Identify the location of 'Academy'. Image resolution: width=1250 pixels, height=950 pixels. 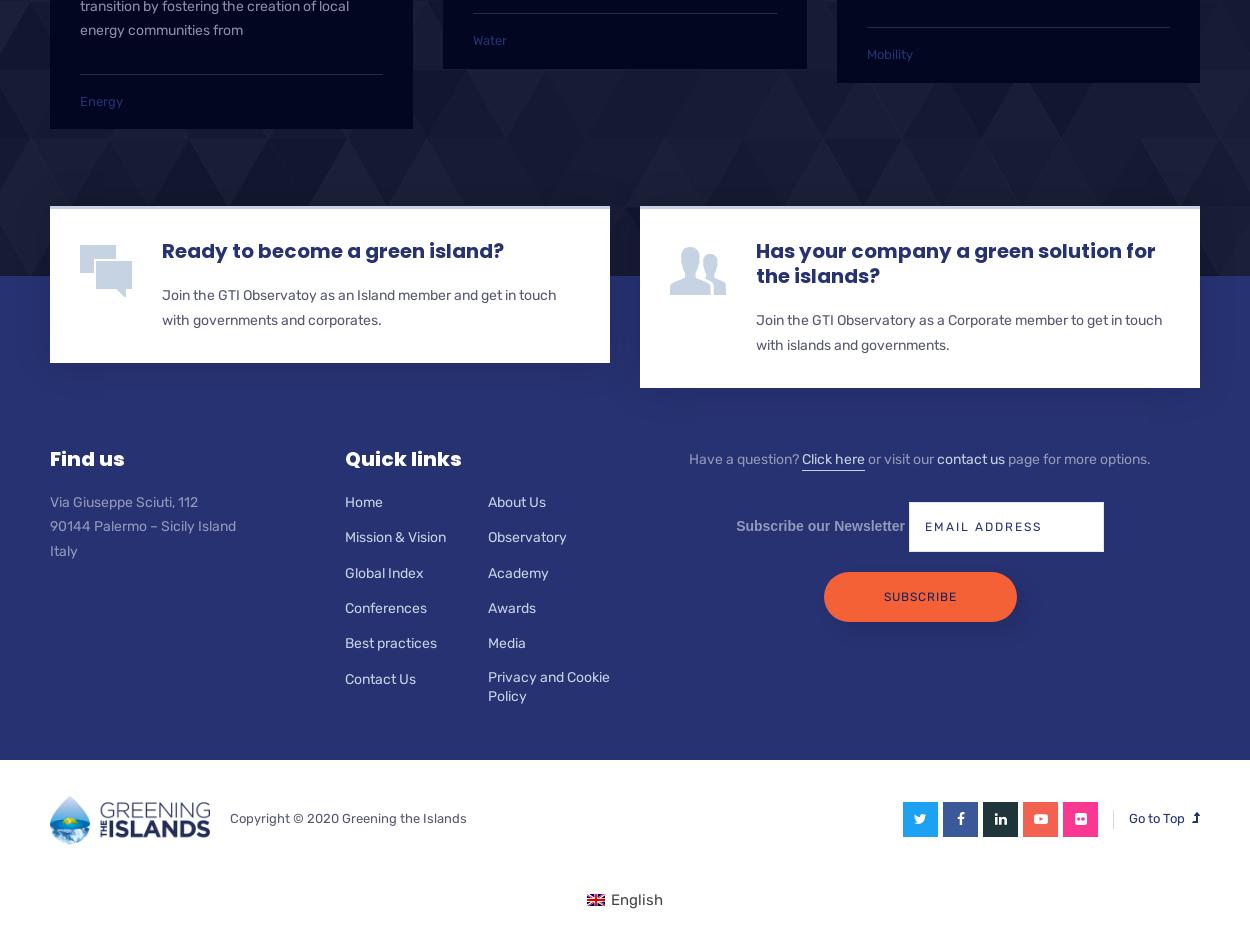
(517, 572).